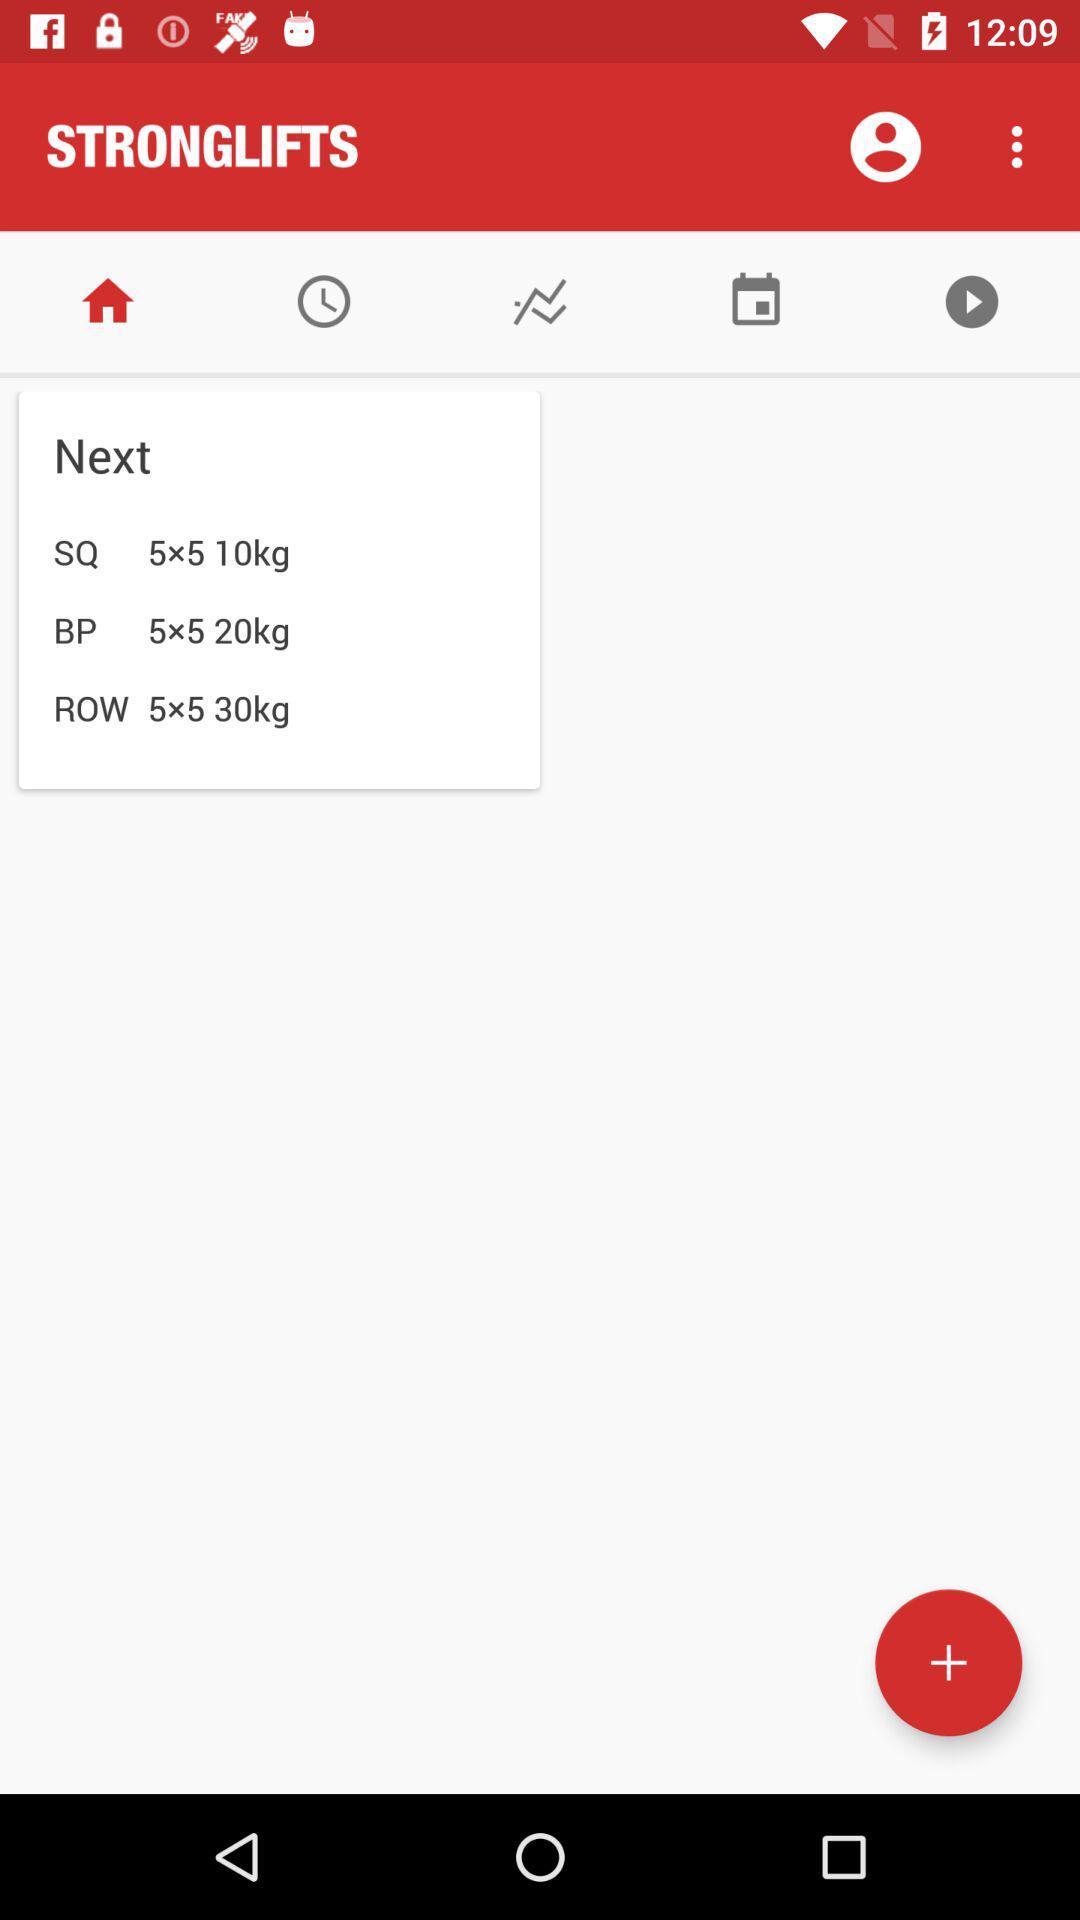 The height and width of the screenshot is (1920, 1080). Describe the element at coordinates (756, 300) in the screenshot. I see `schedule` at that location.